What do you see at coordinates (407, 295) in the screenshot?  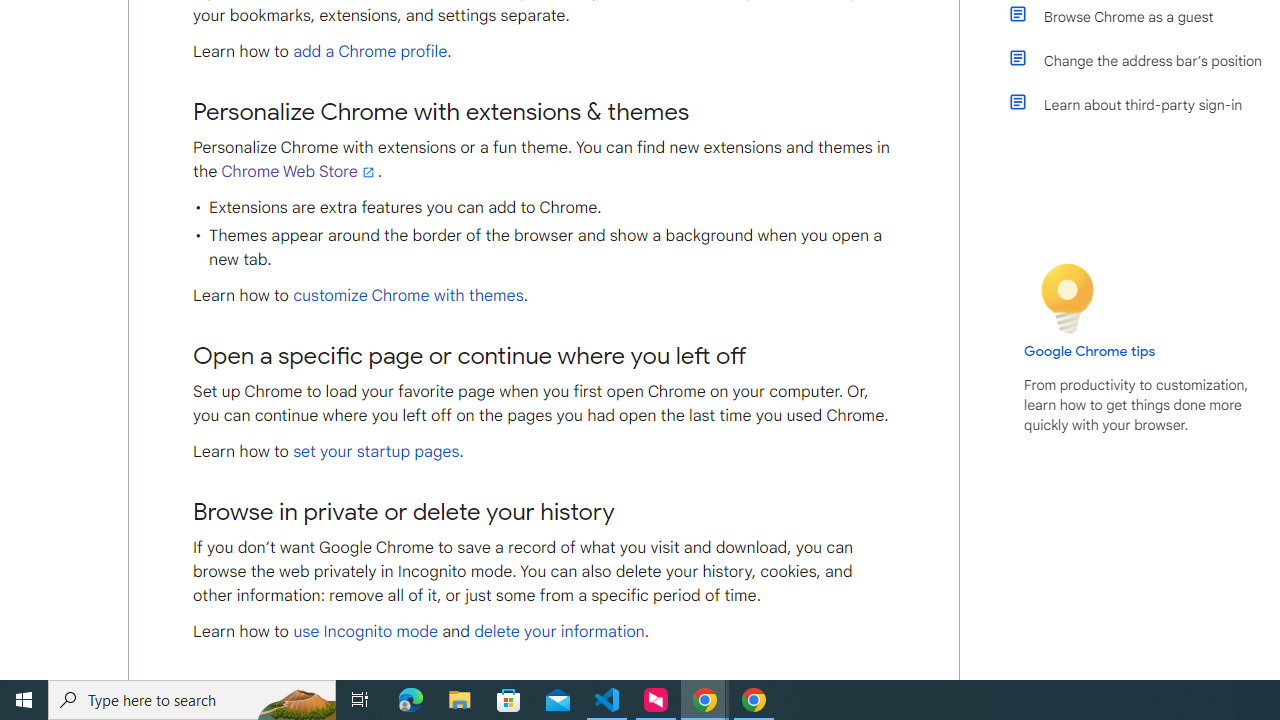 I see `'customize Chrome with themes'` at bounding box center [407, 295].